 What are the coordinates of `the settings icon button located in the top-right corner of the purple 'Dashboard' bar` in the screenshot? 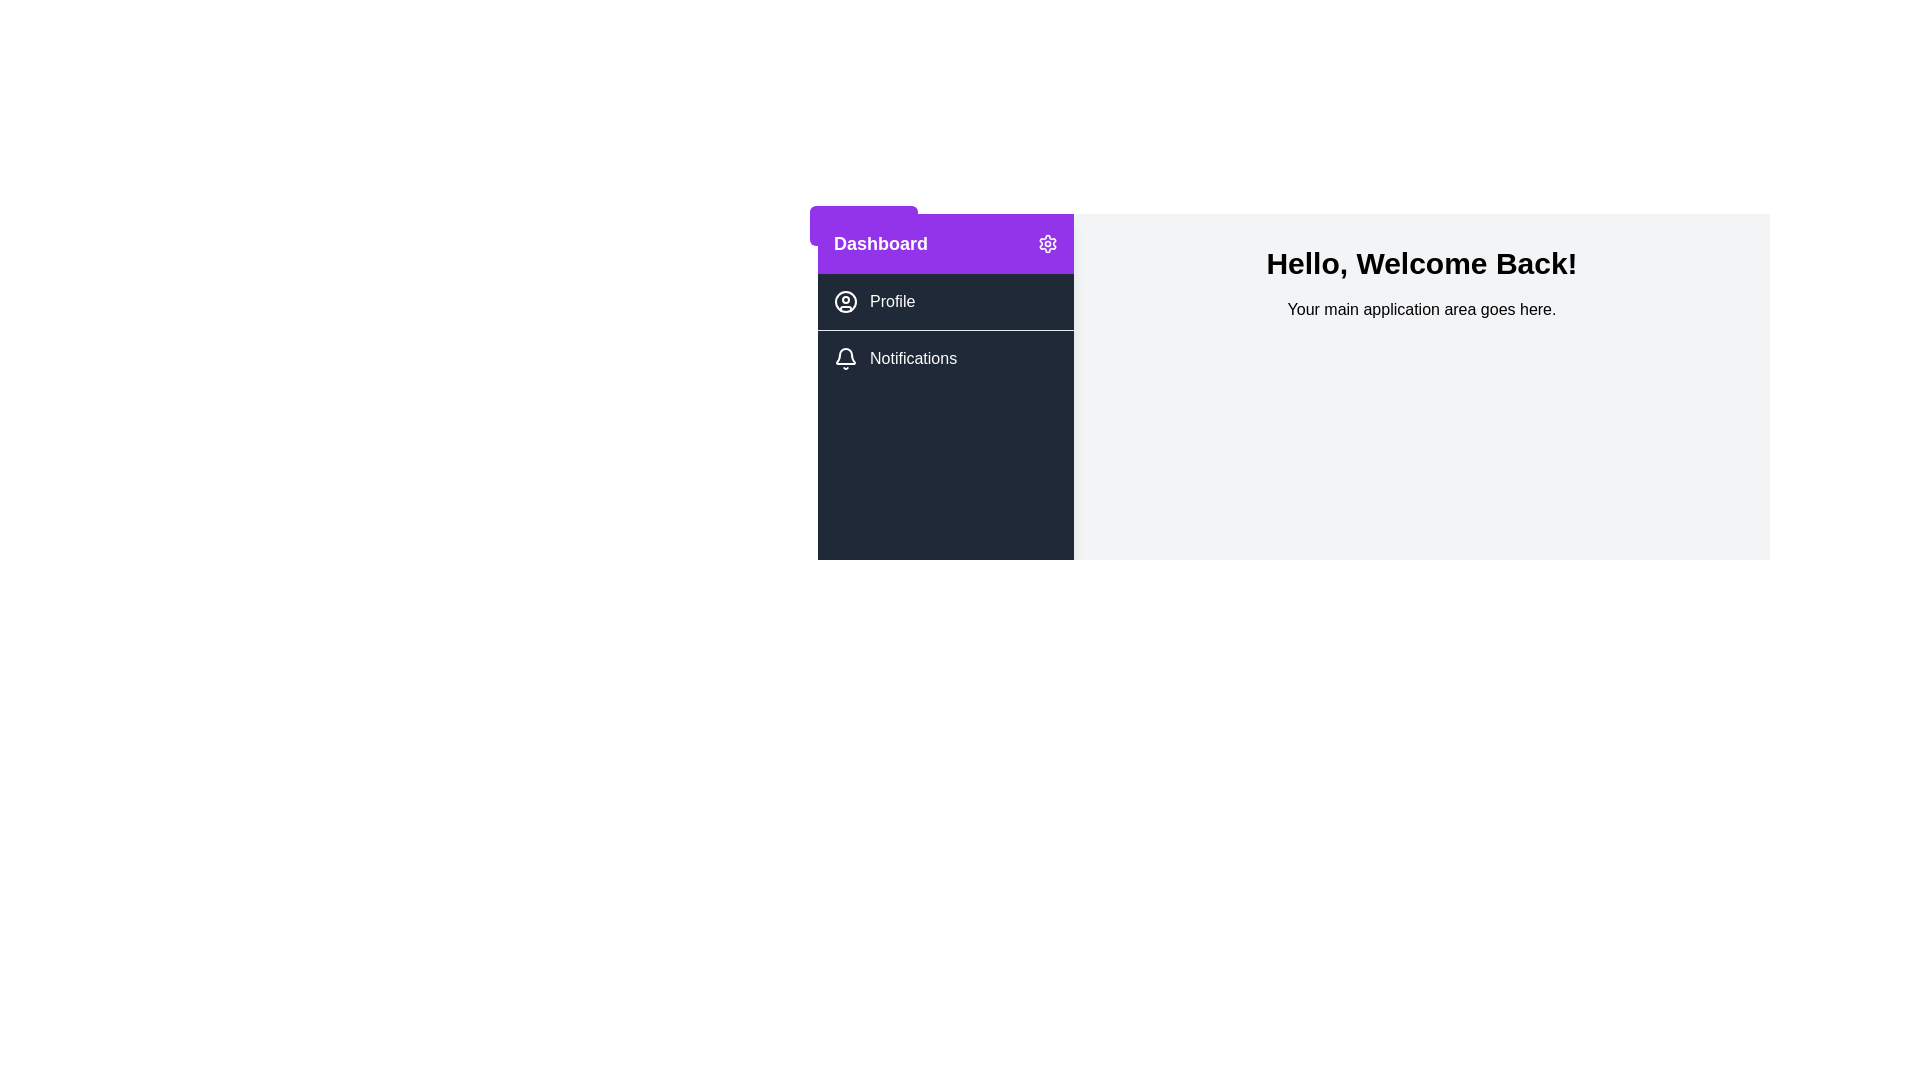 It's located at (1046, 242).